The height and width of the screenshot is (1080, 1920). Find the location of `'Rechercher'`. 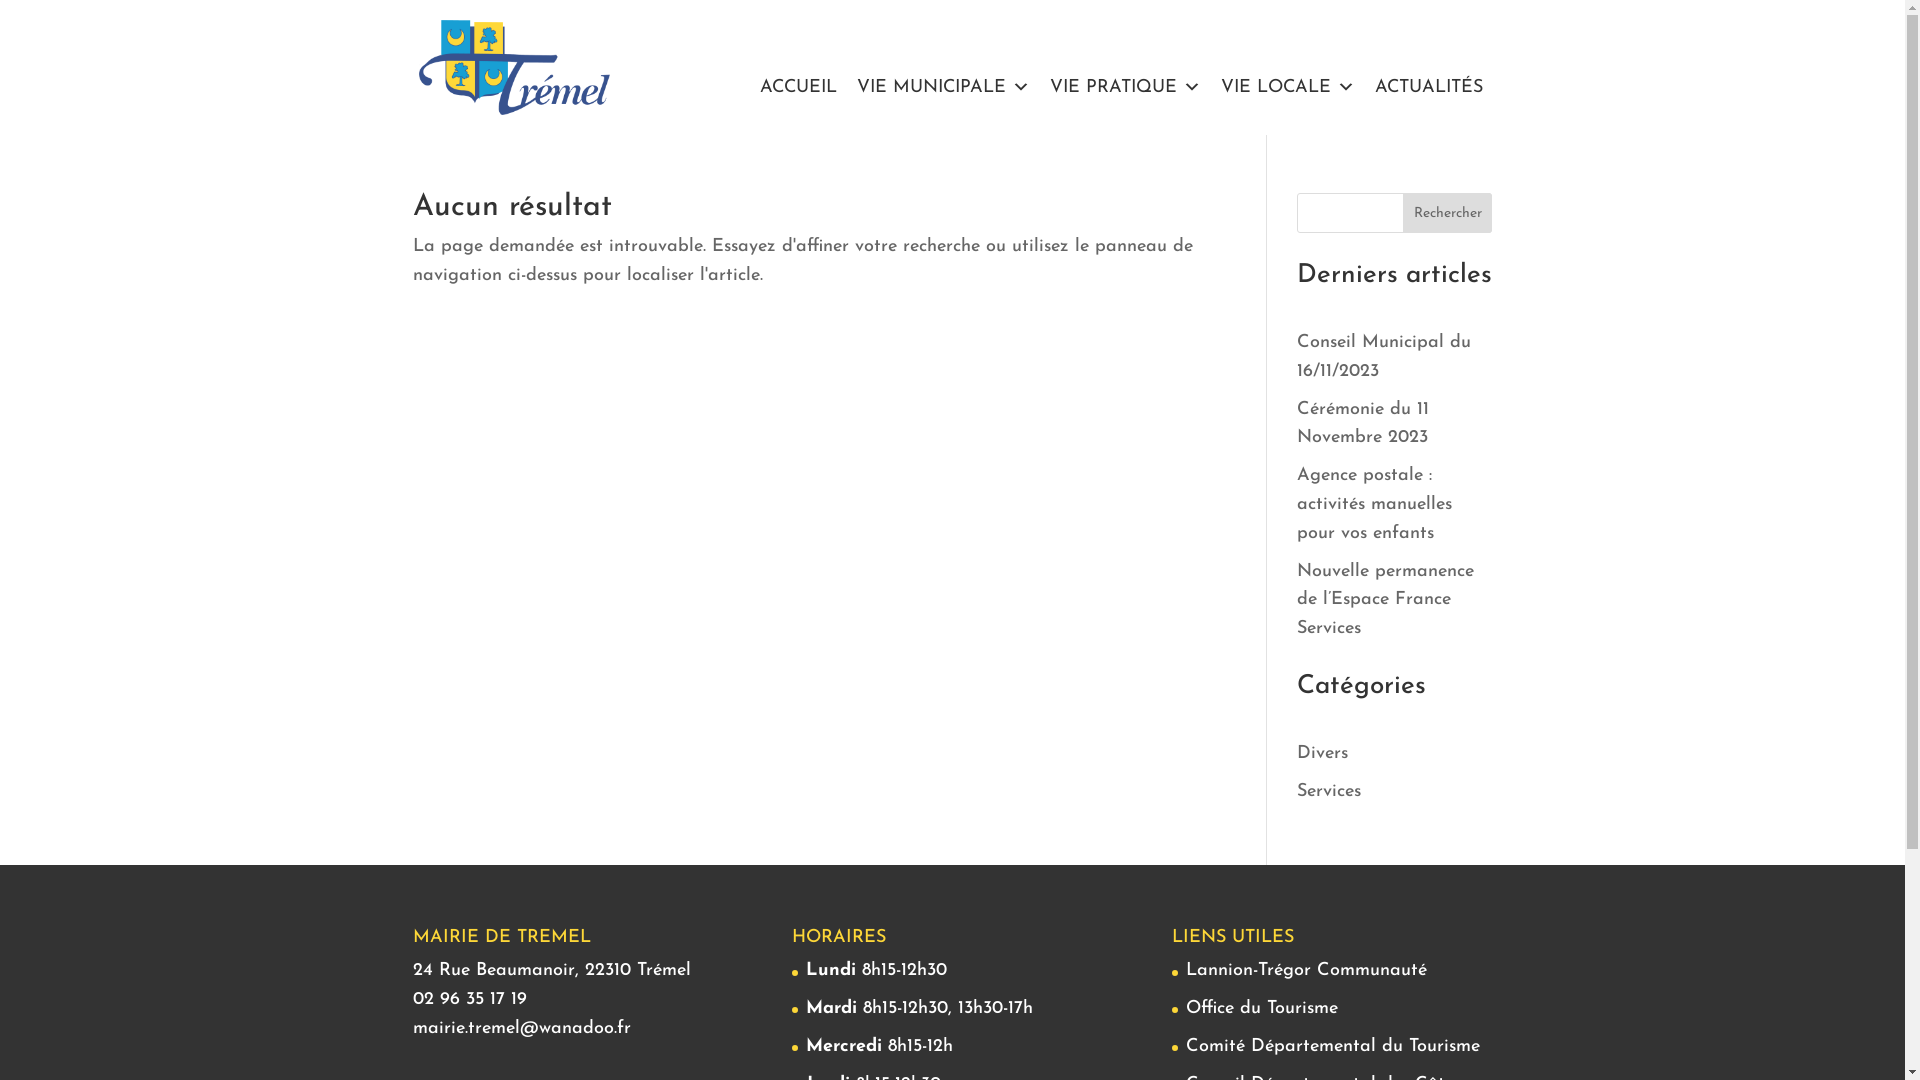

'Rechercher' is located at coordinates (1448, 212).